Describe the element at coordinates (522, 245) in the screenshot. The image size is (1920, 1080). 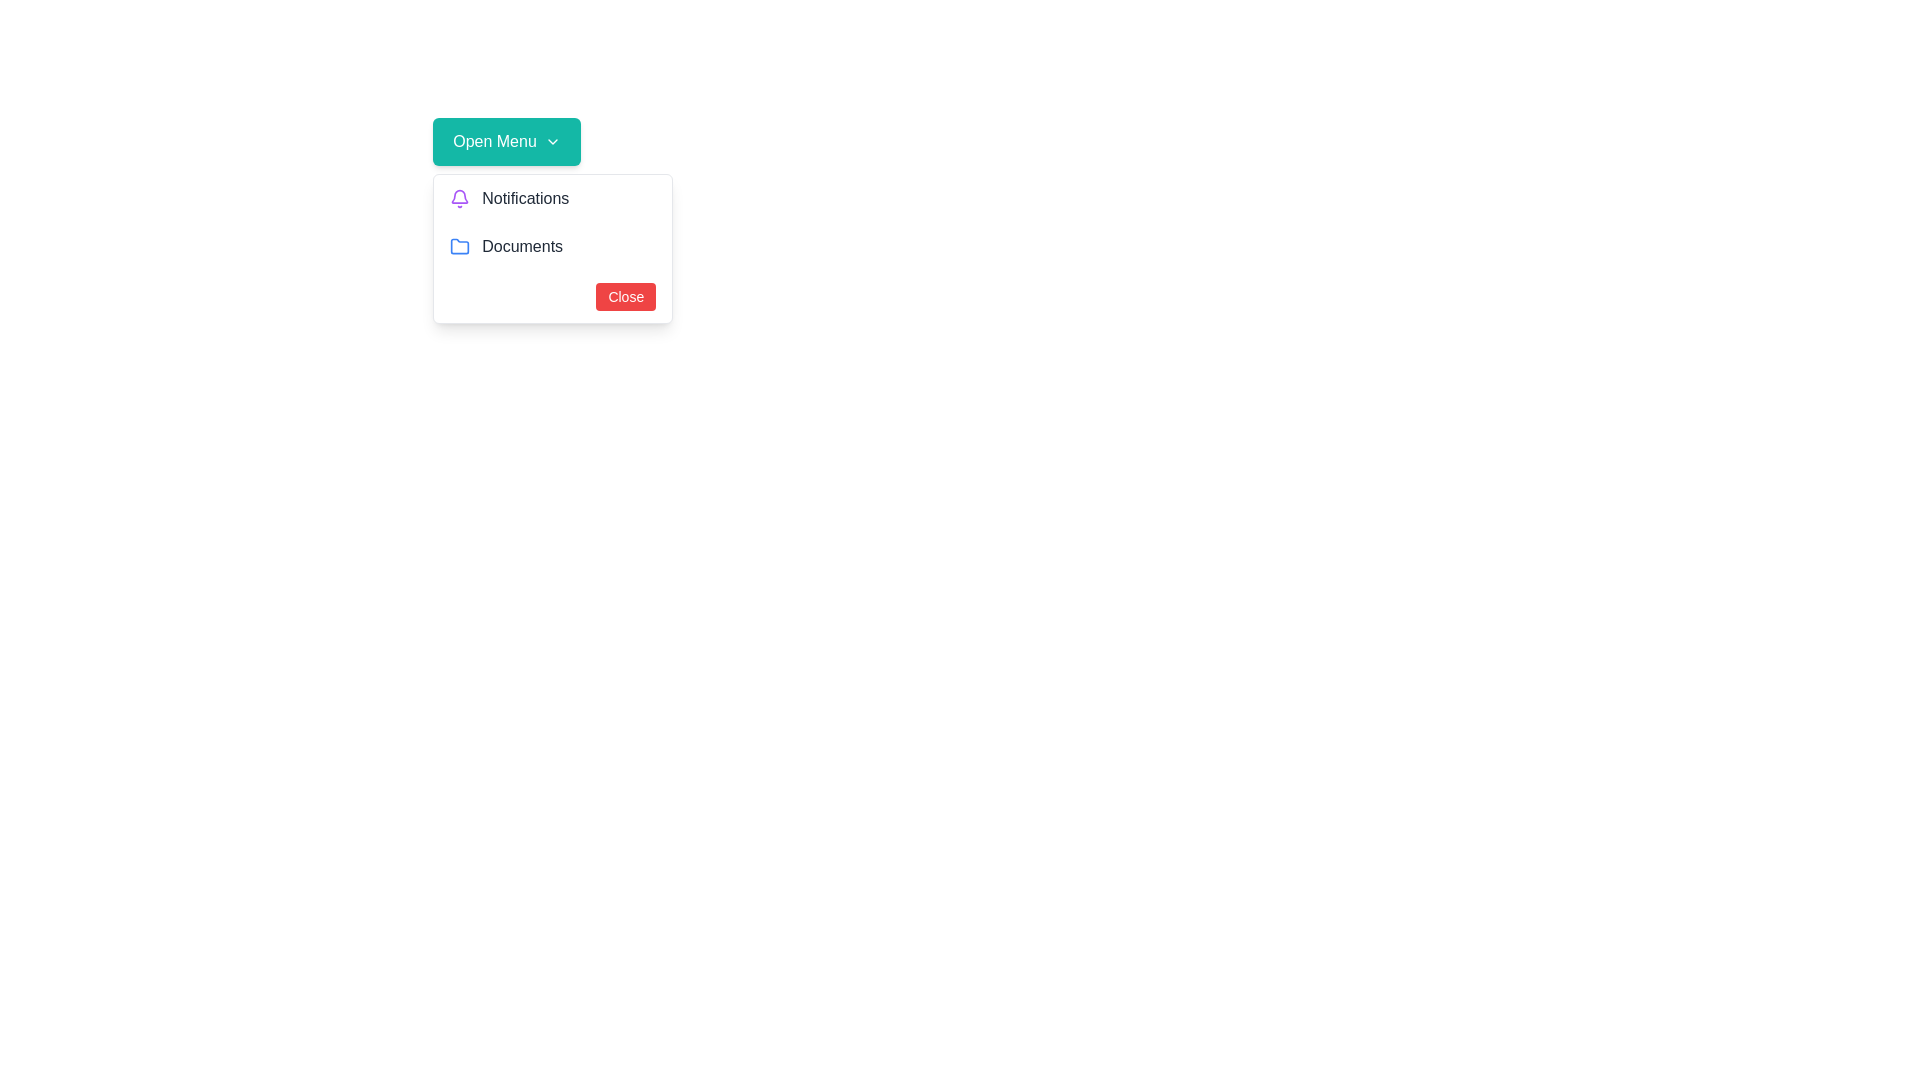
I see `the 'Documents' text label, which is styled in gray and positioned to the right of the folder icon, located below the 'Notifications' item in the dropdown menu` at that location.